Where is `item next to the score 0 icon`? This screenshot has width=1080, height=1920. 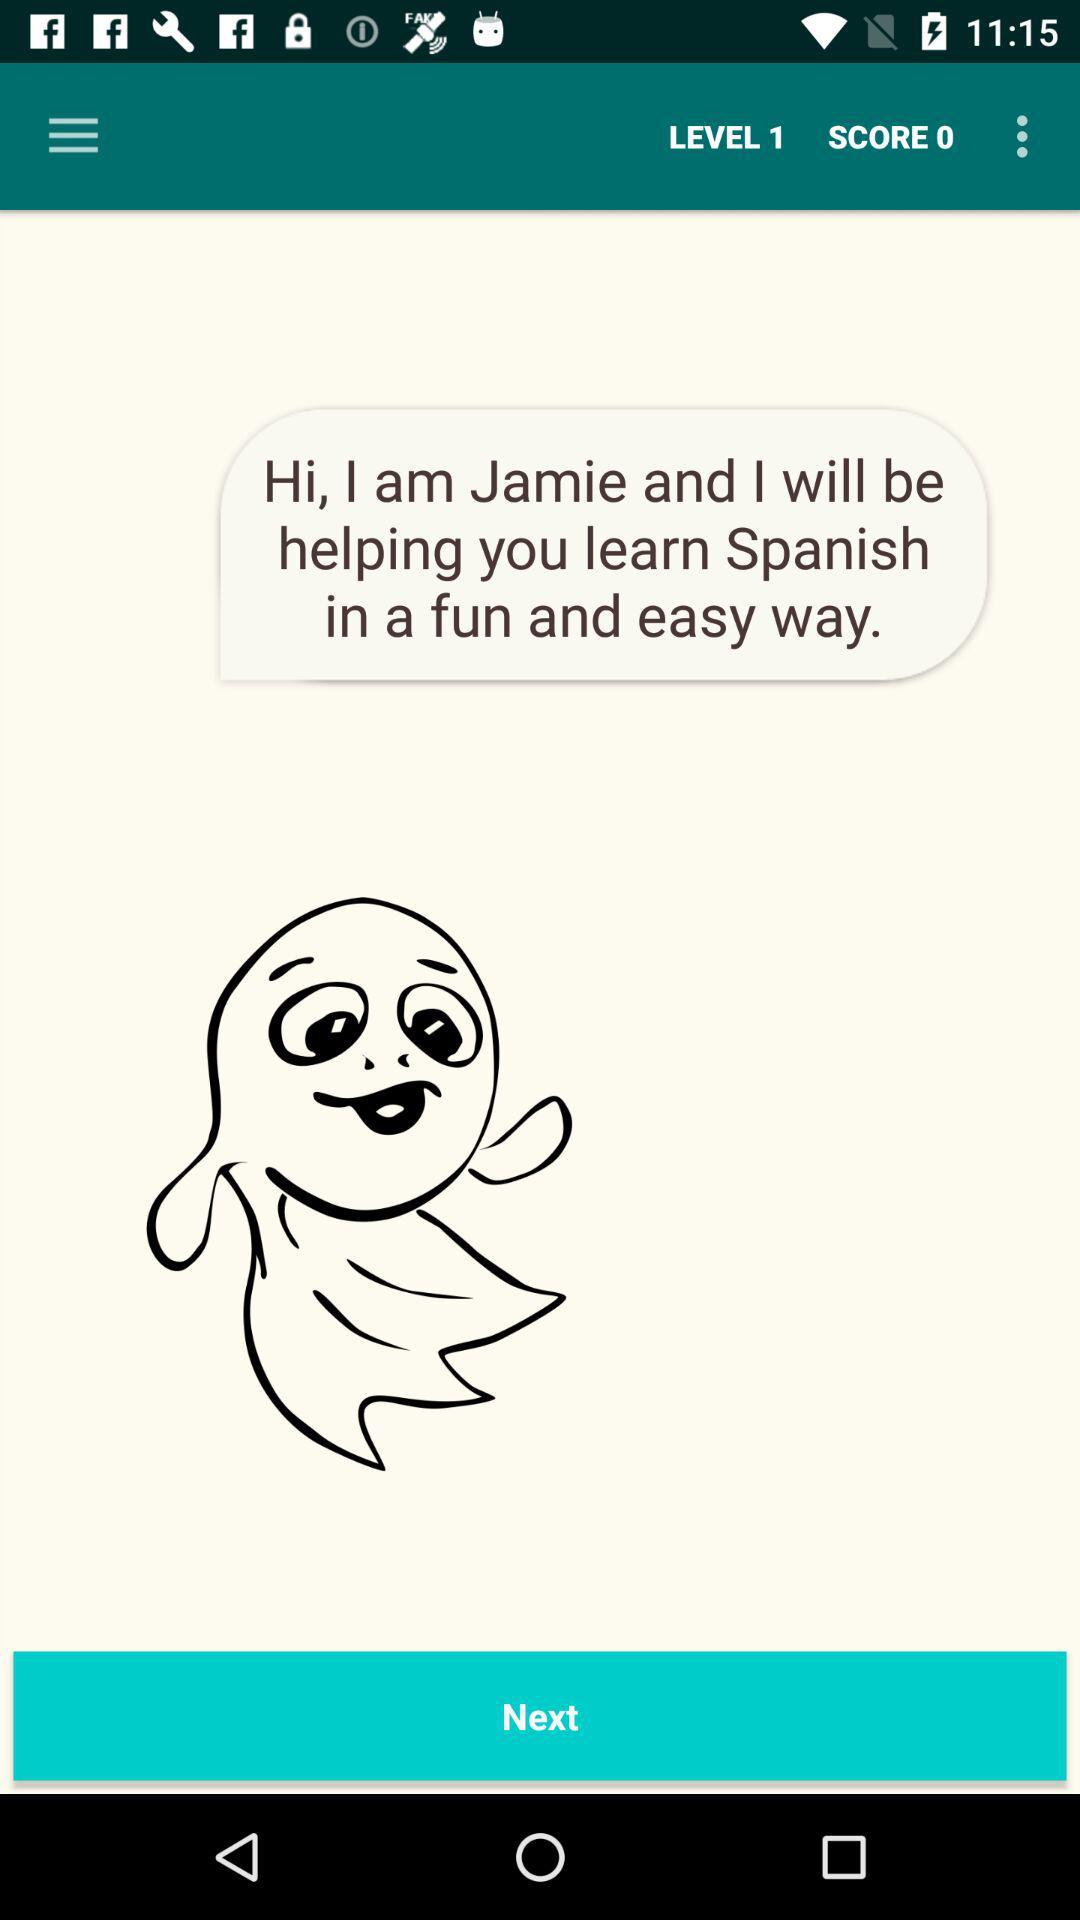 item next to the score 0 icon is located at coordinates (727, 135).